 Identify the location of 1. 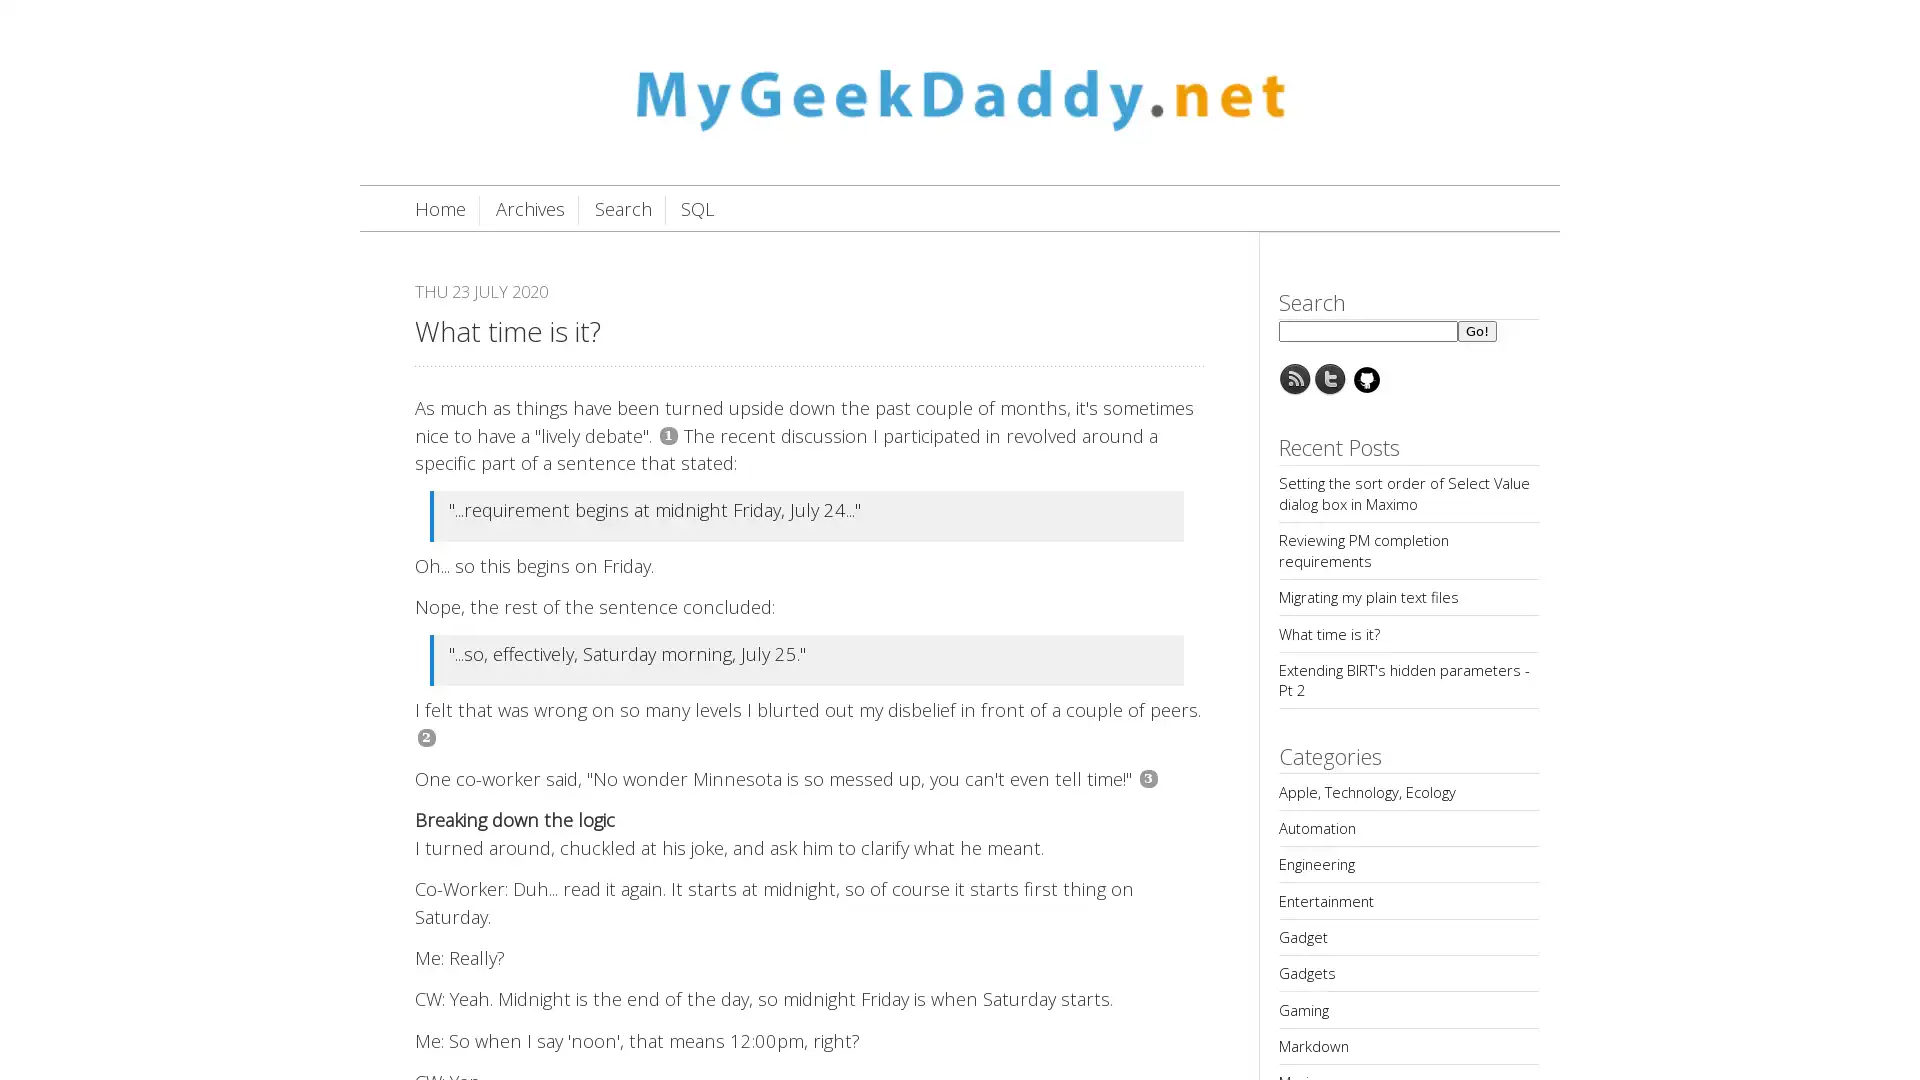
(668, 434).